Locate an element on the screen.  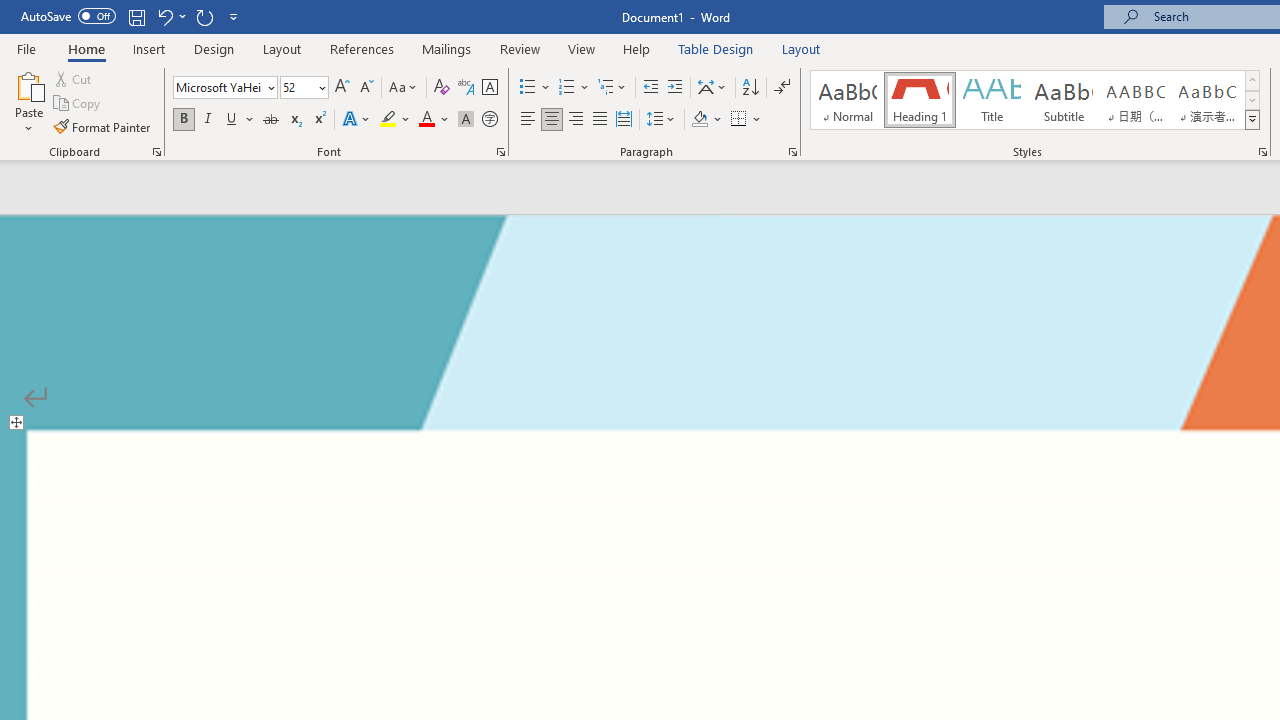
'Show/Hide Editing Marks' is located at coordinates (781, 86).